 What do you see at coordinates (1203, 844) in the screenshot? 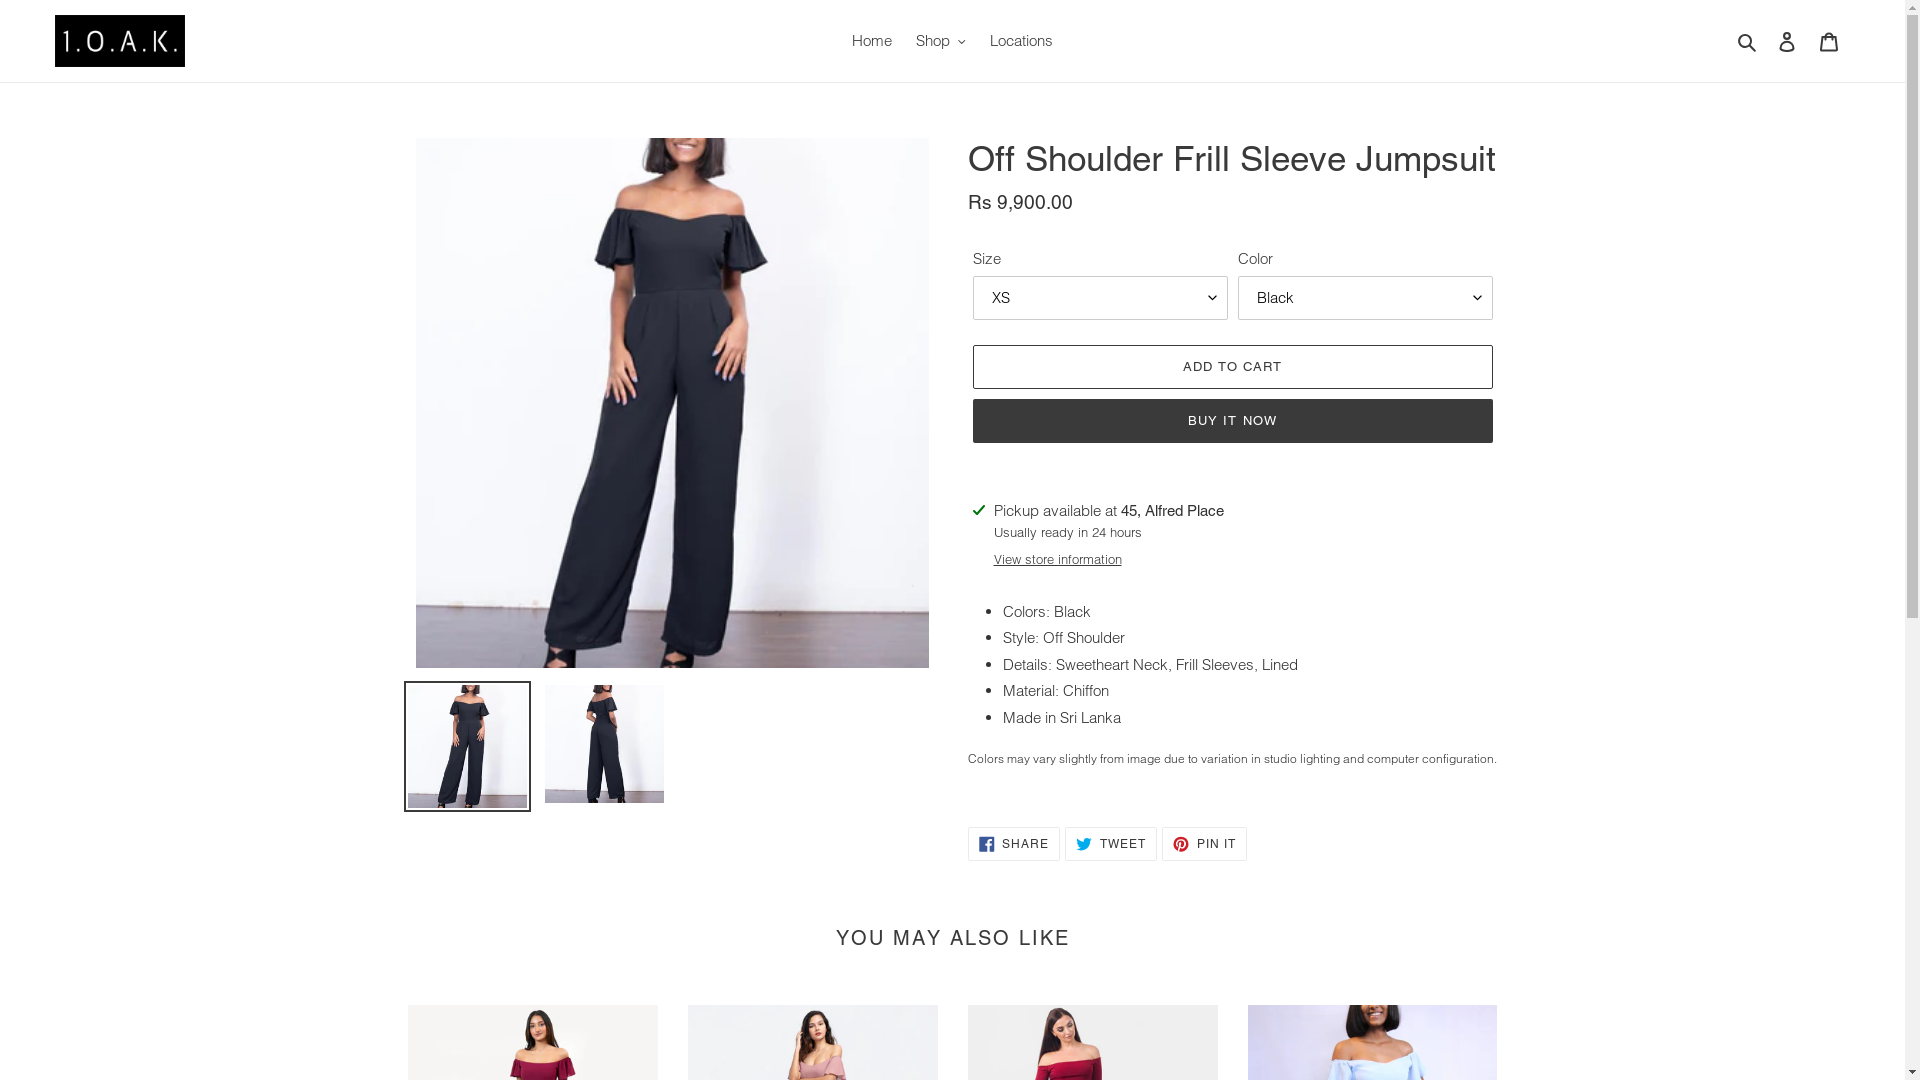
I see `'PIN IT` at bounding box center [1203, 844].